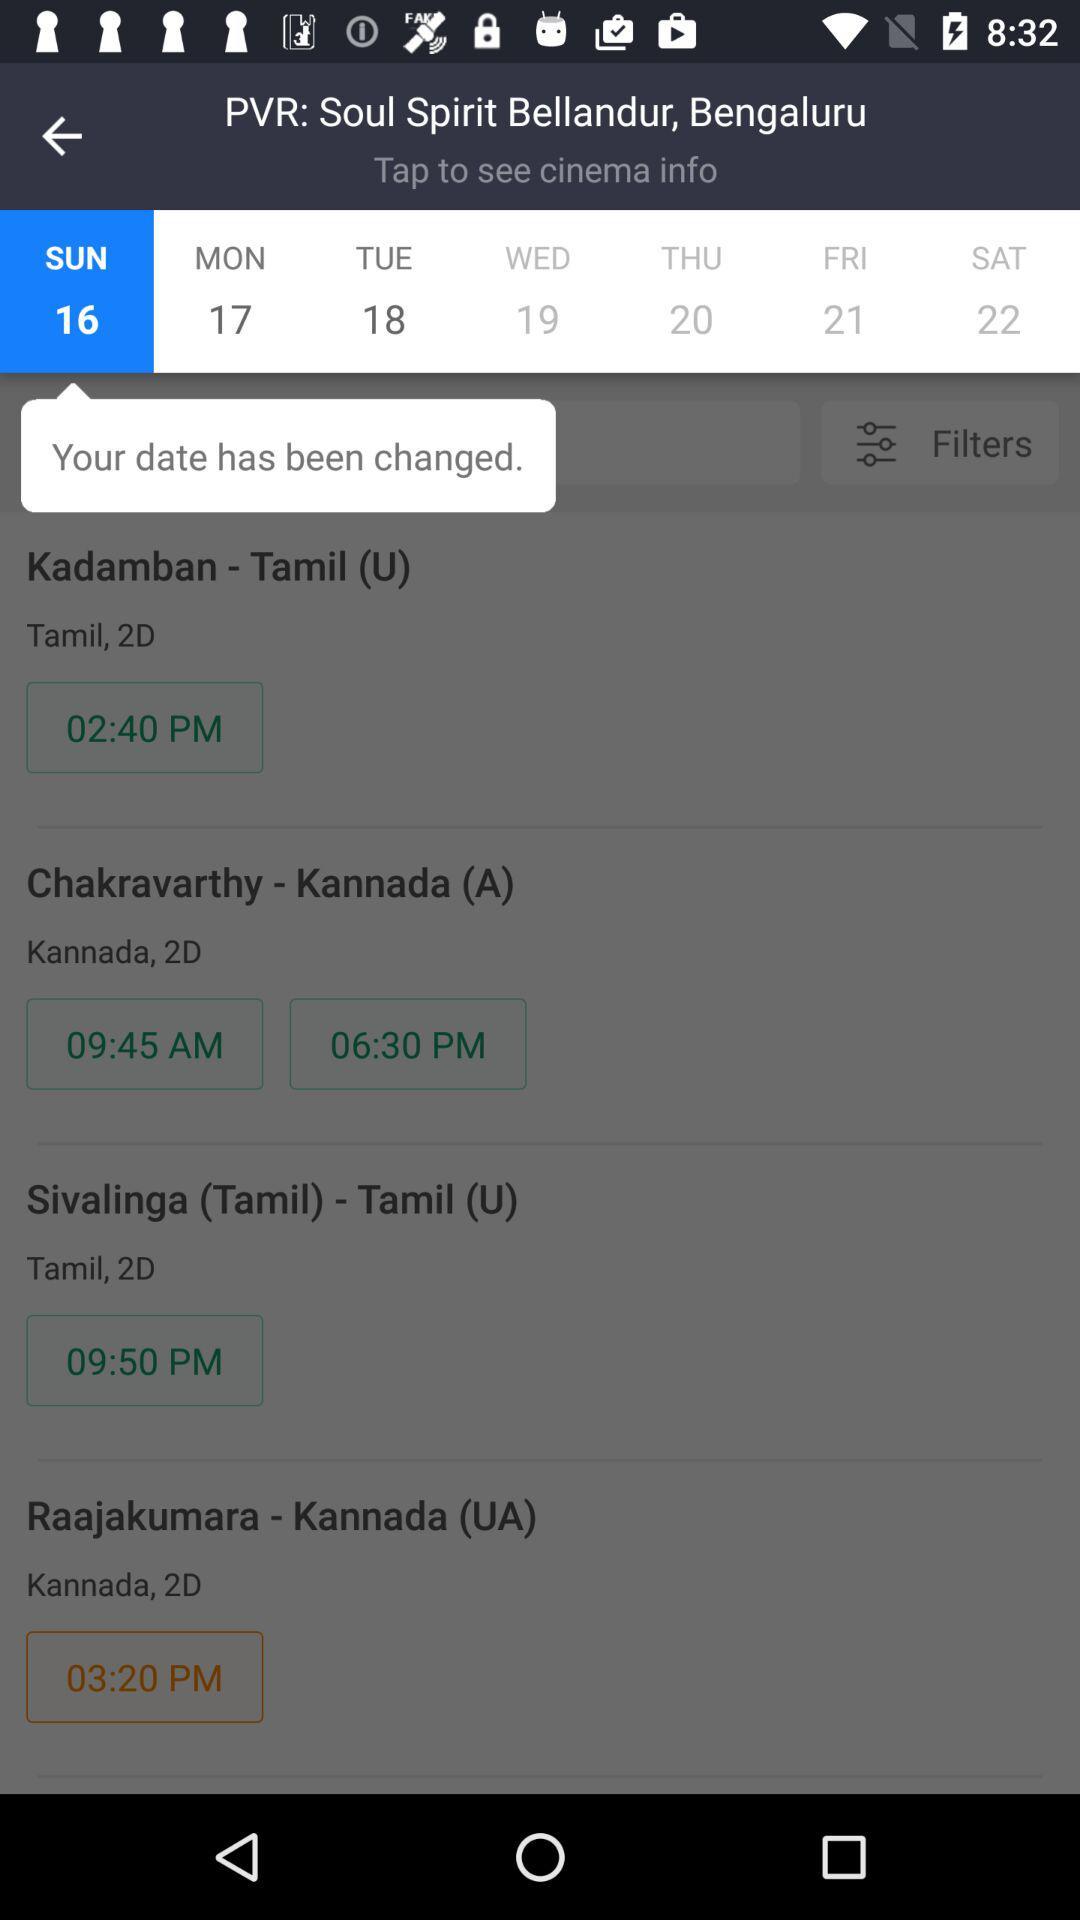 The image size is (1080, 1920). I want to click on the search by movie, so click(459, 441).